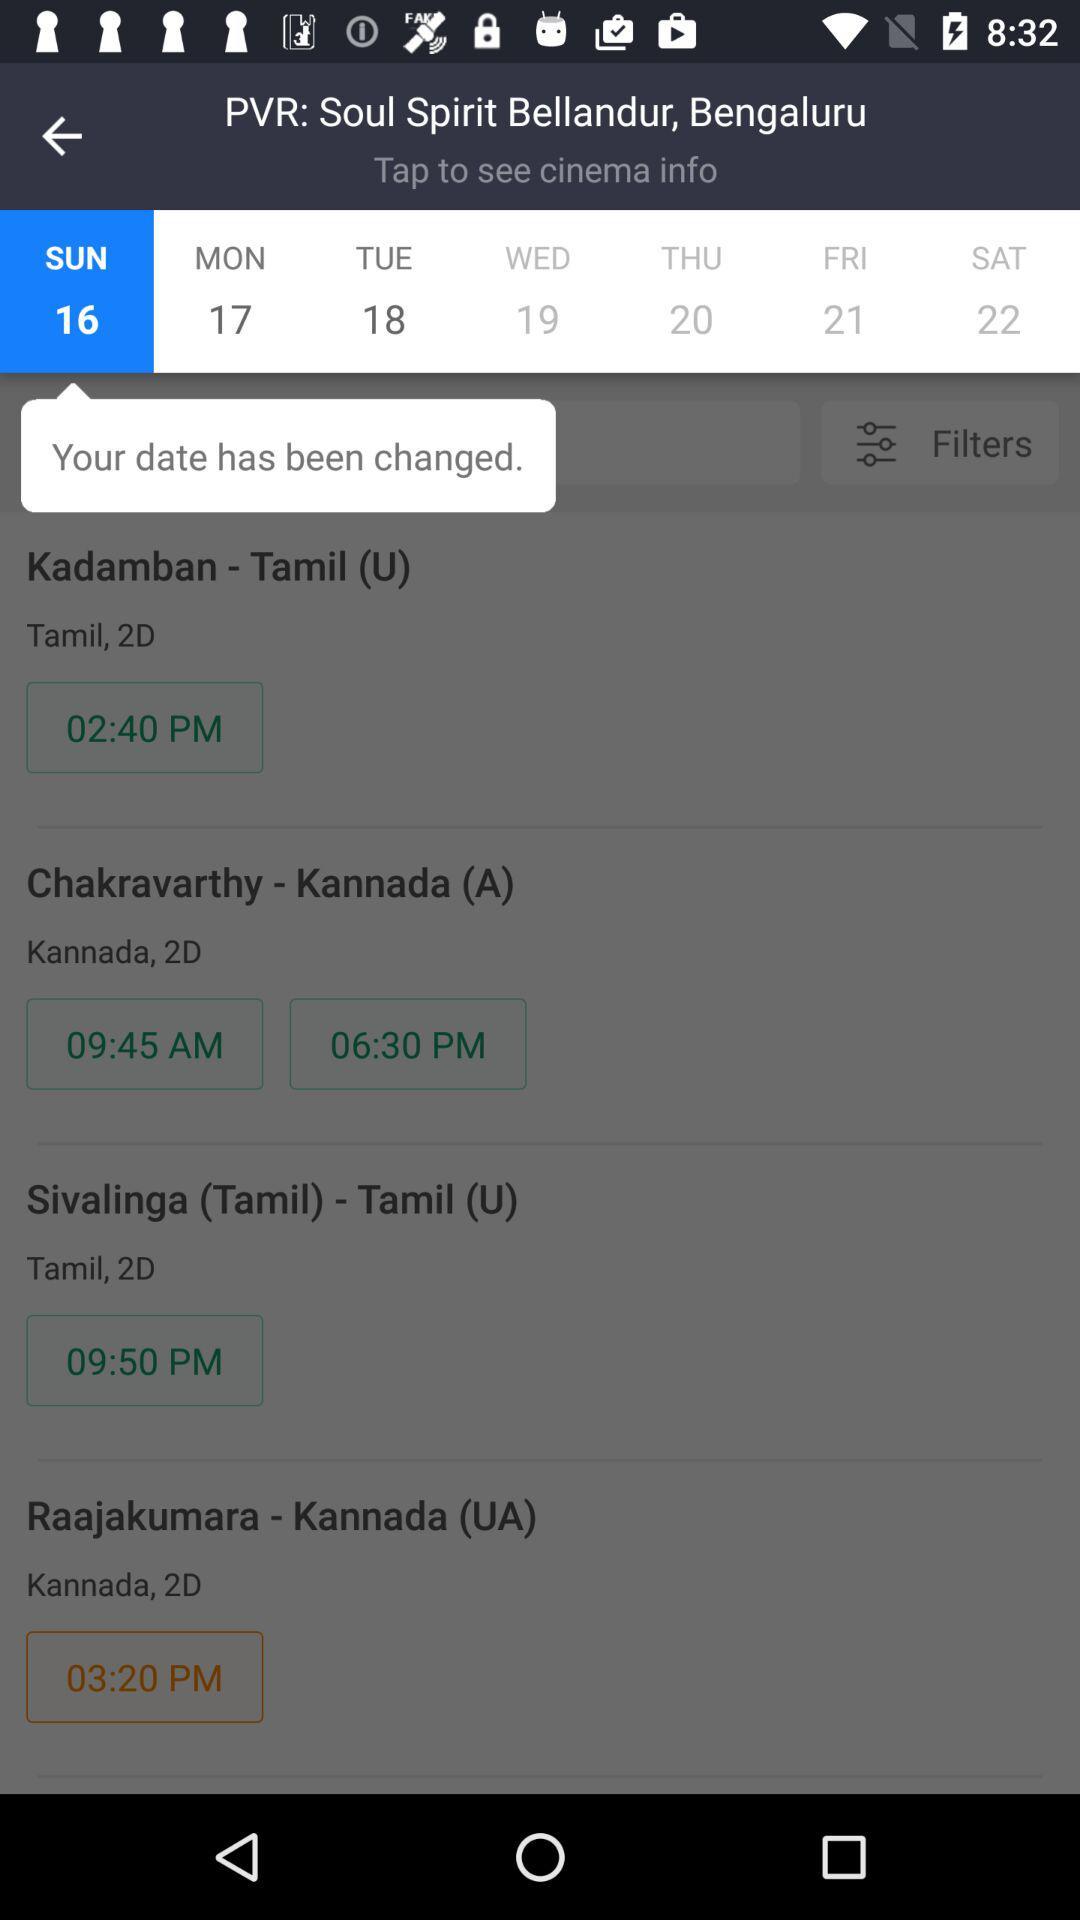 The image size is (1080, 1920). I want to click on the search by movie, so click(459, 441).